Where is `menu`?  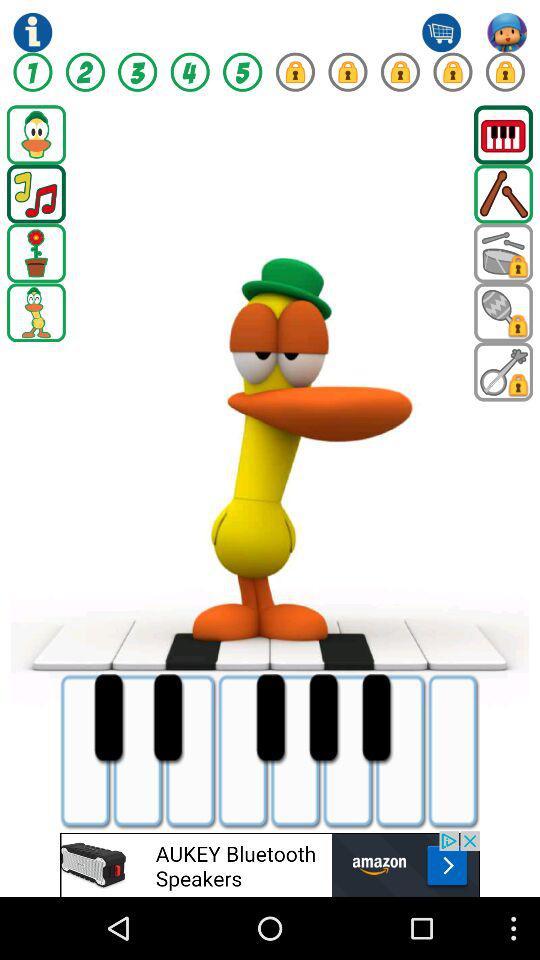
menu is located at coordinates (502, 133).